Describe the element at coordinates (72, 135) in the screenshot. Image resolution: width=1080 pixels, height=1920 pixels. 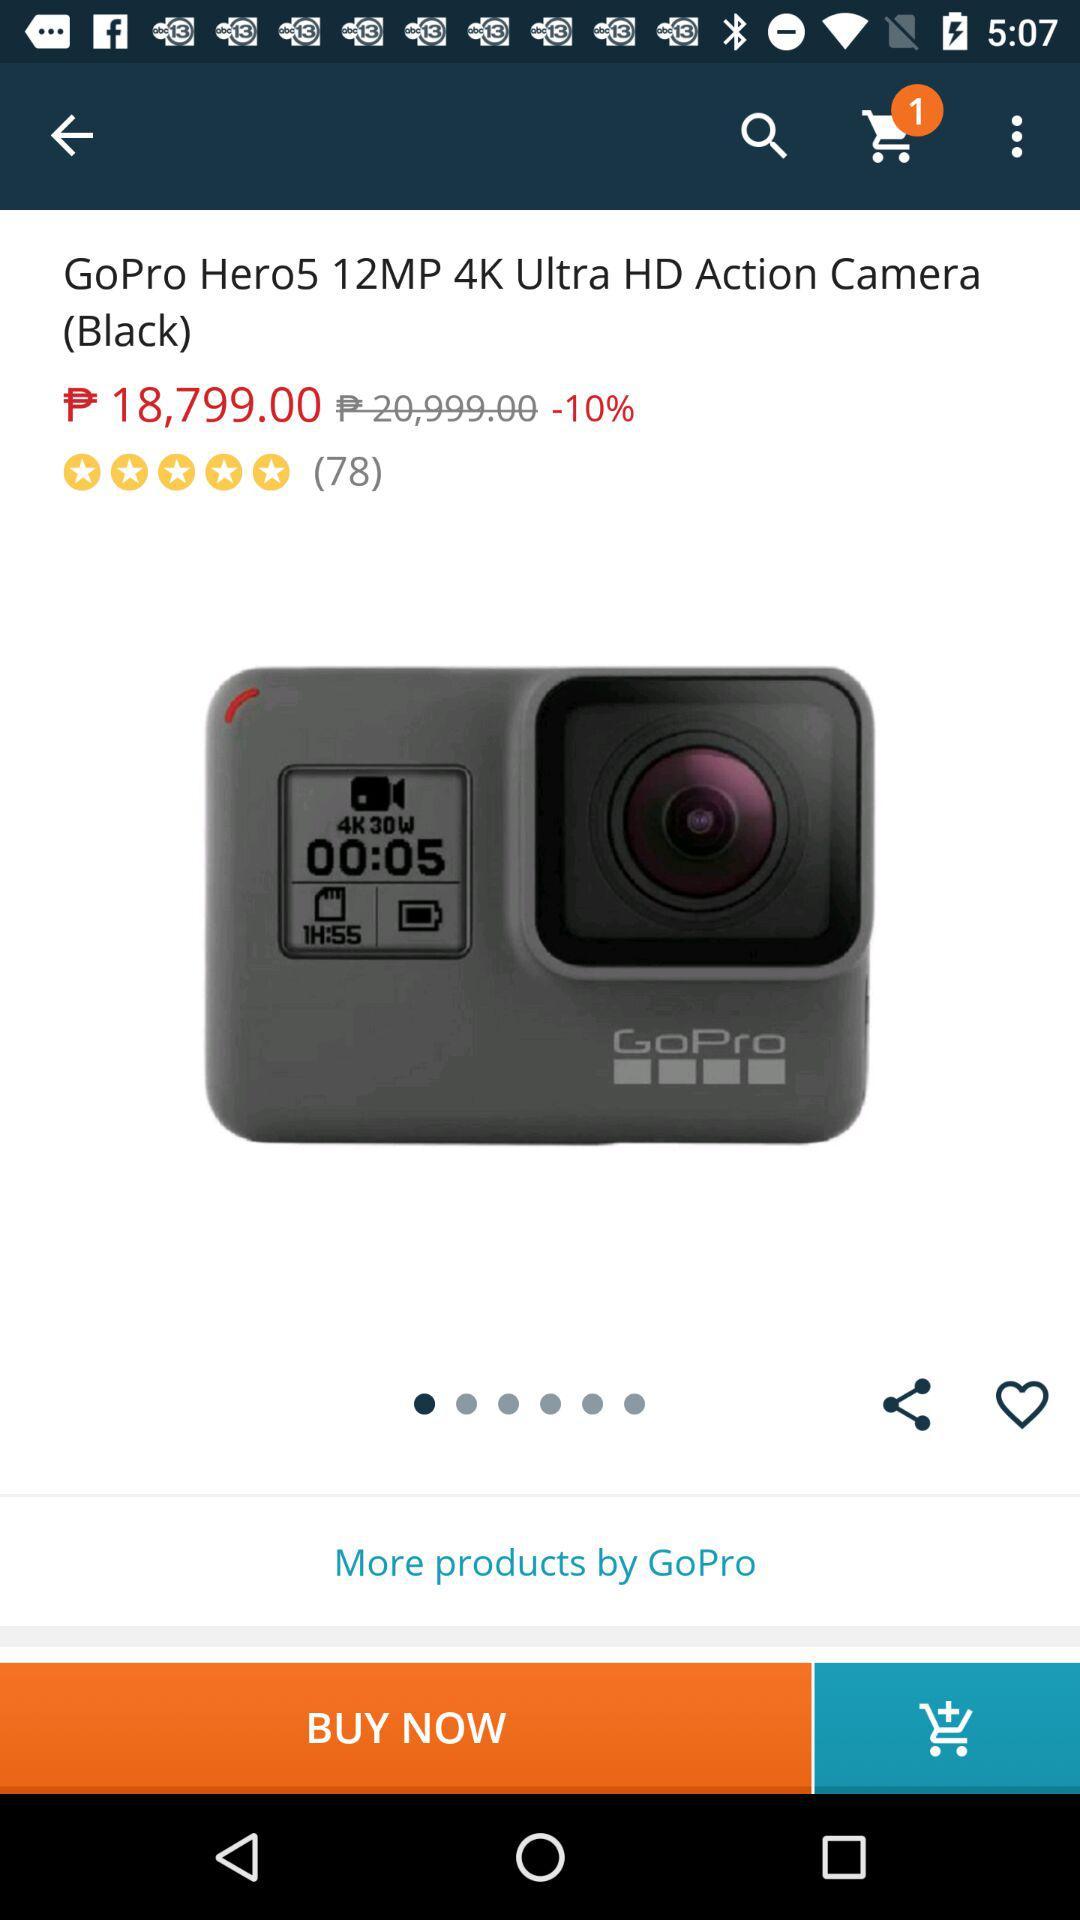
I see `previous page` at that location.